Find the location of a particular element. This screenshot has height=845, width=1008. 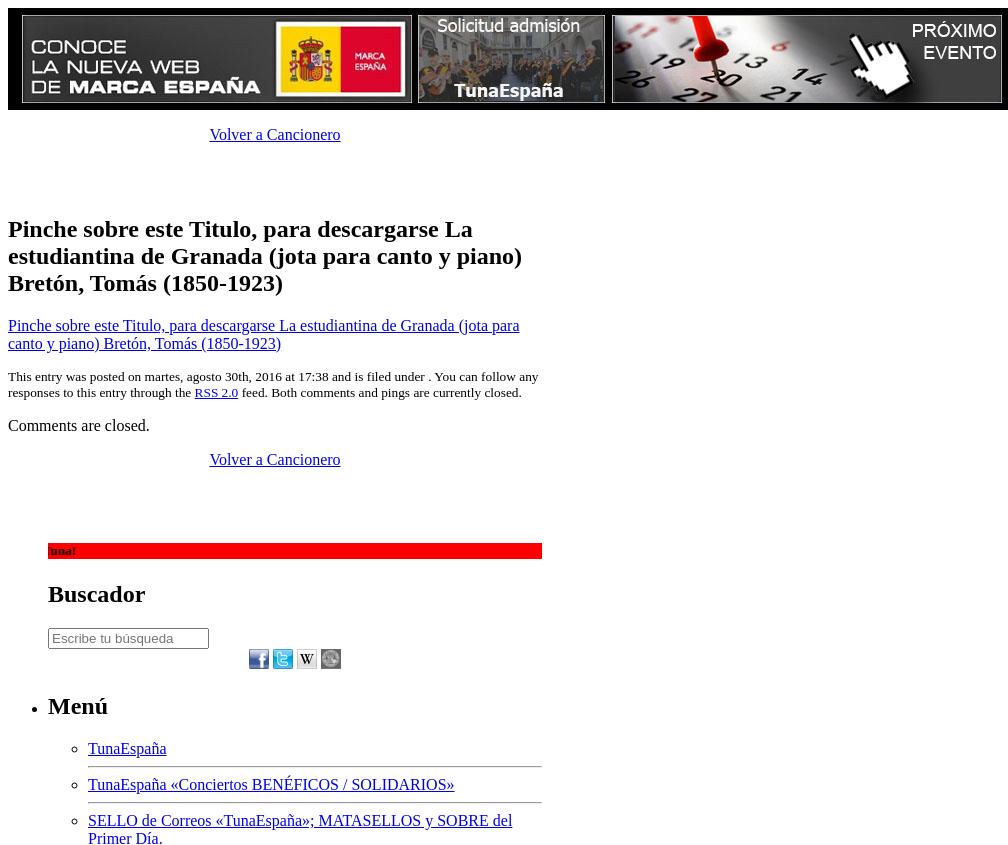

'RSS 2.0' is located at coordinates (216, 390).